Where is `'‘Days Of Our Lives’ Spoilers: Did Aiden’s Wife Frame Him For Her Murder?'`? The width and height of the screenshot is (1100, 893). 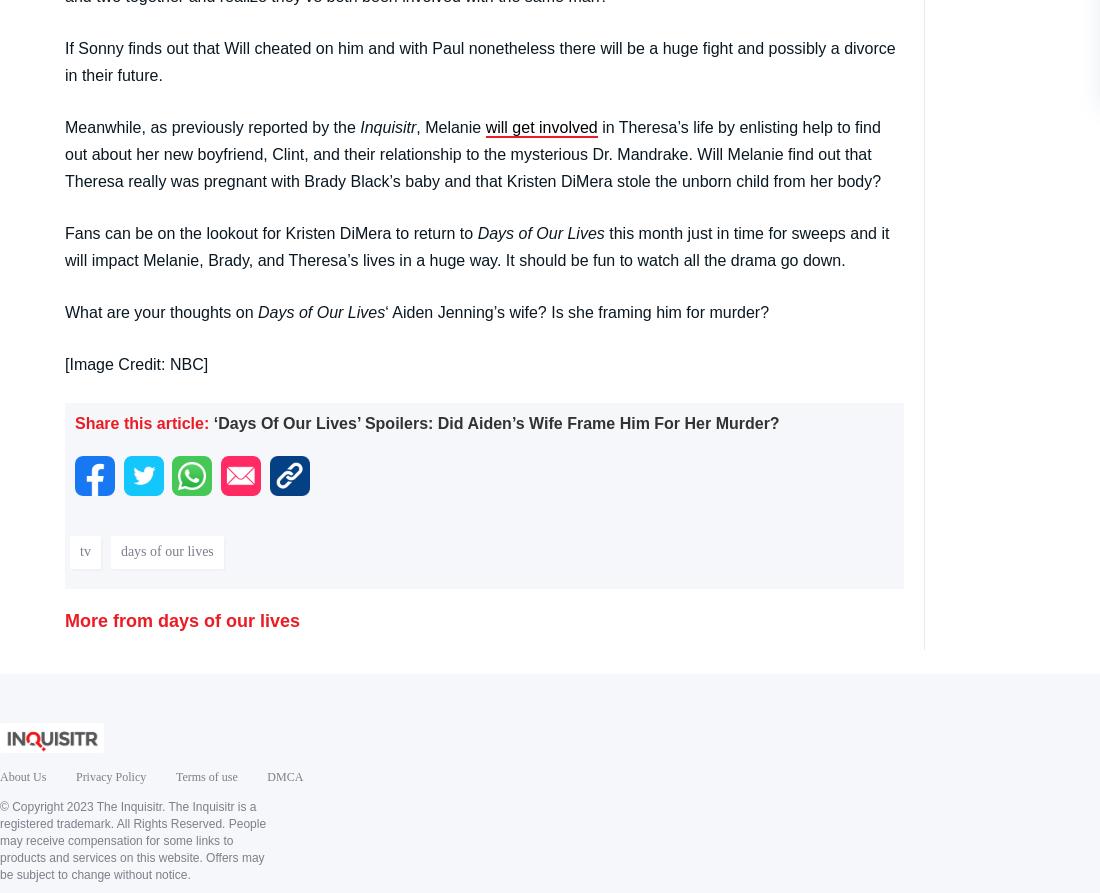 '‘Days Of Our Lives’ Spoilers: Did Aiden’s Wife Frame Him For Her Murder?' is located at coordinates (495, 422).